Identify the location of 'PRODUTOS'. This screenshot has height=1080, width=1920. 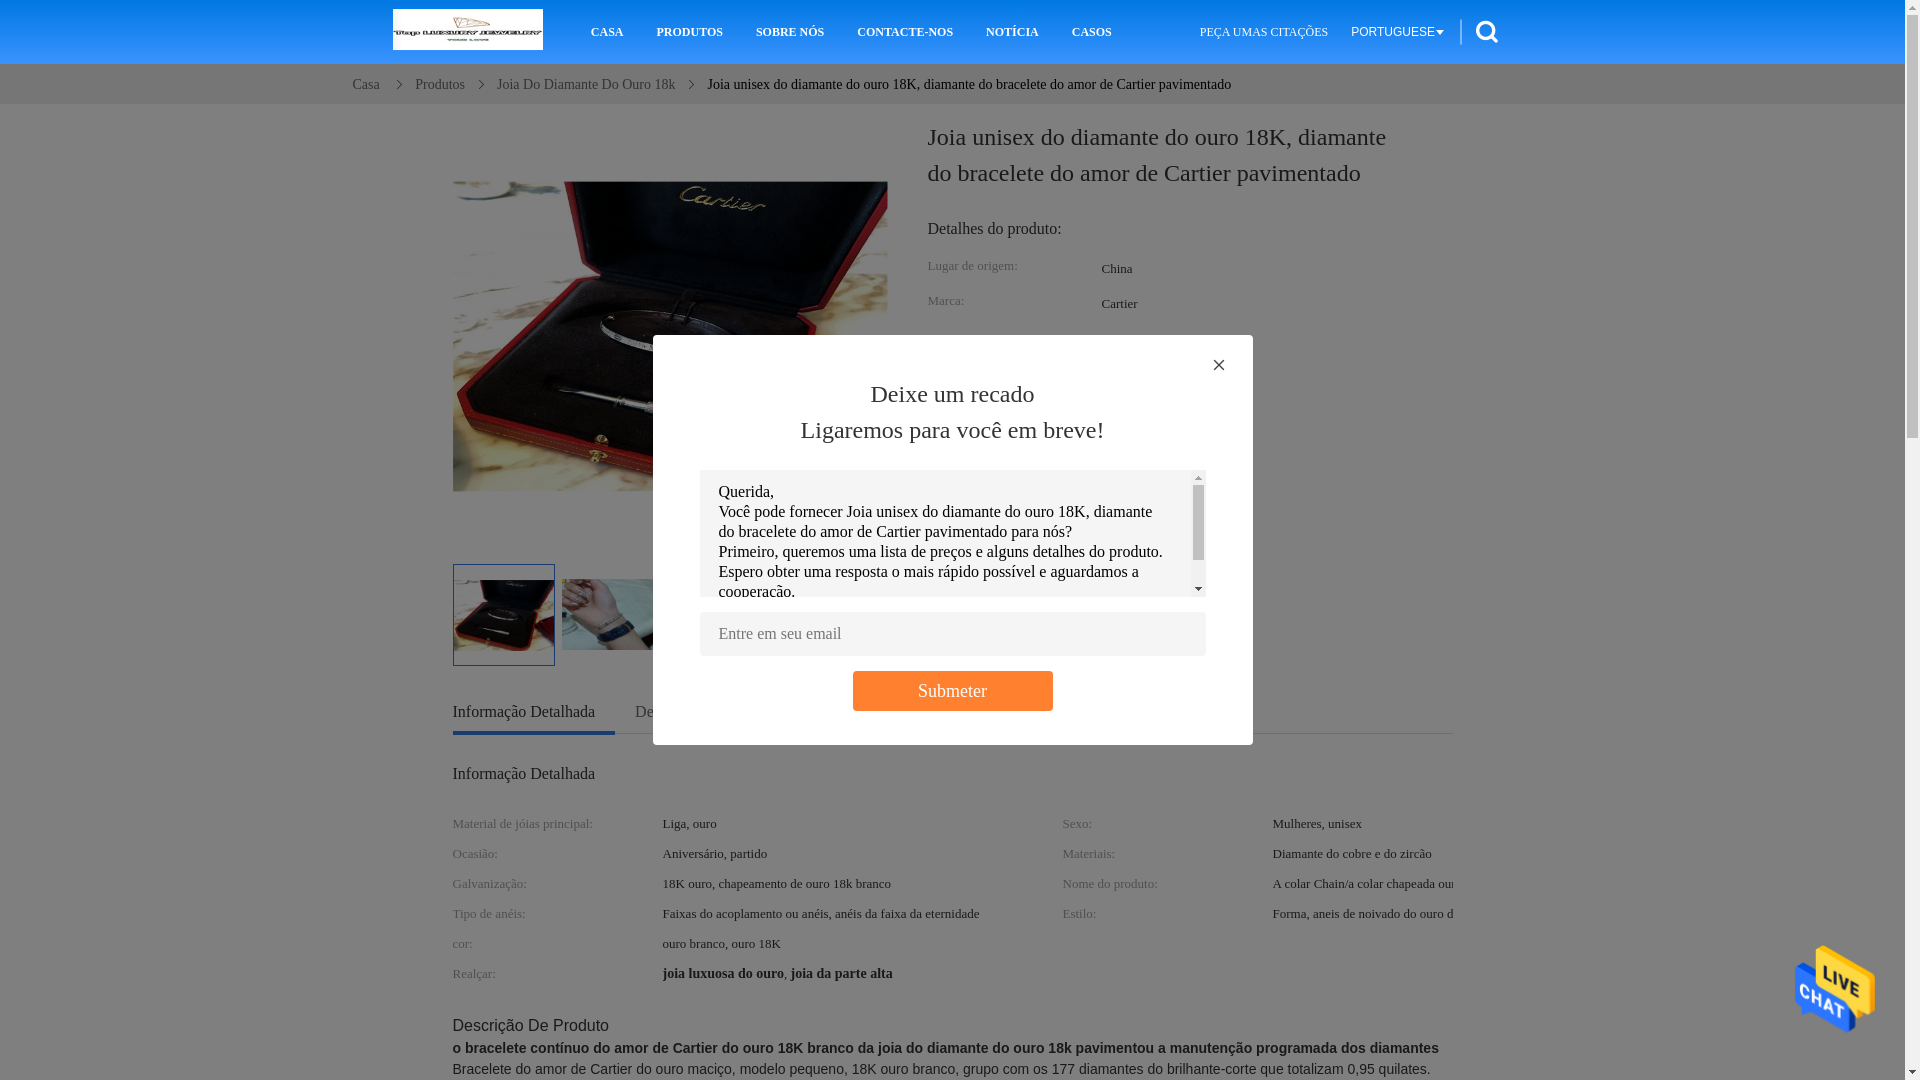
(651, 31).